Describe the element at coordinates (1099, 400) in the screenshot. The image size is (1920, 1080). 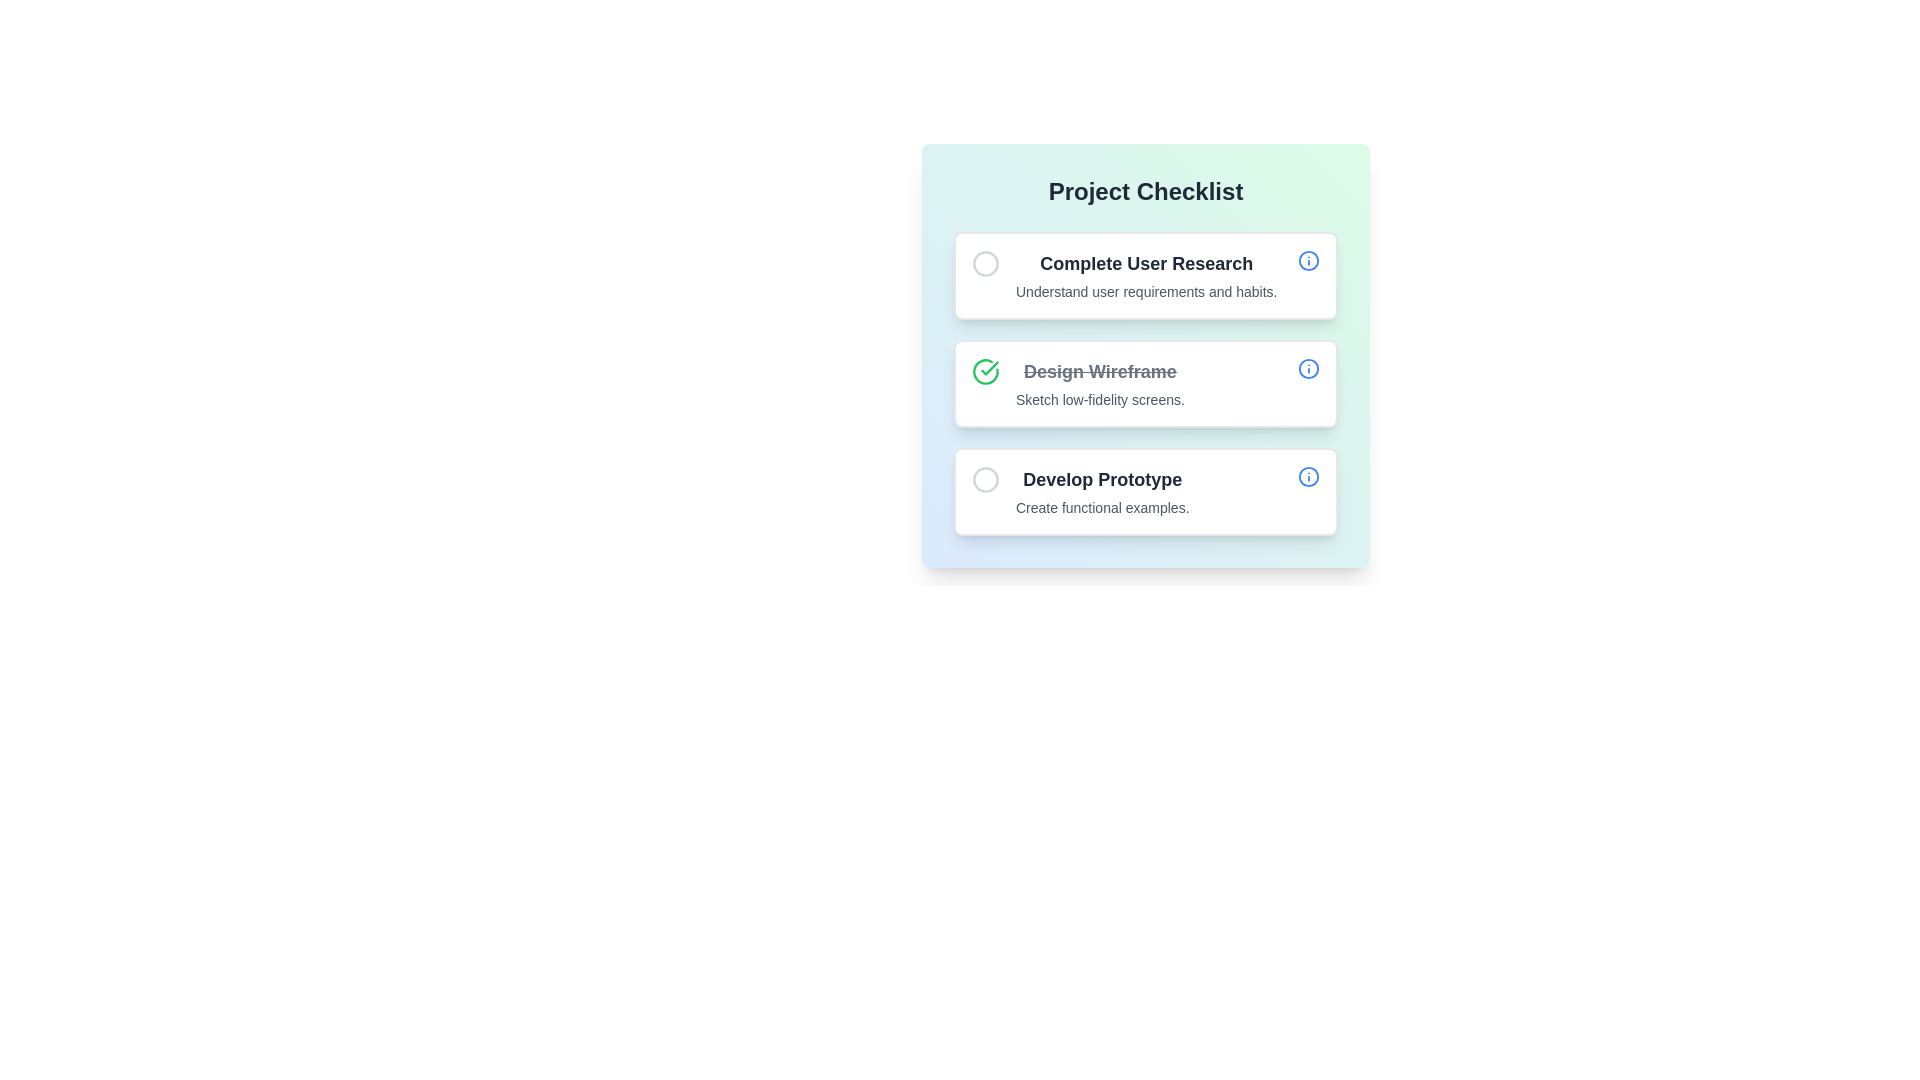
I see `the static text that provides descriptive information for the checklist item related to 'Design Wireframe', located beneath the 'Design Wireframe' label in the second checklist item of the 'Project Checklist' card` at that location.